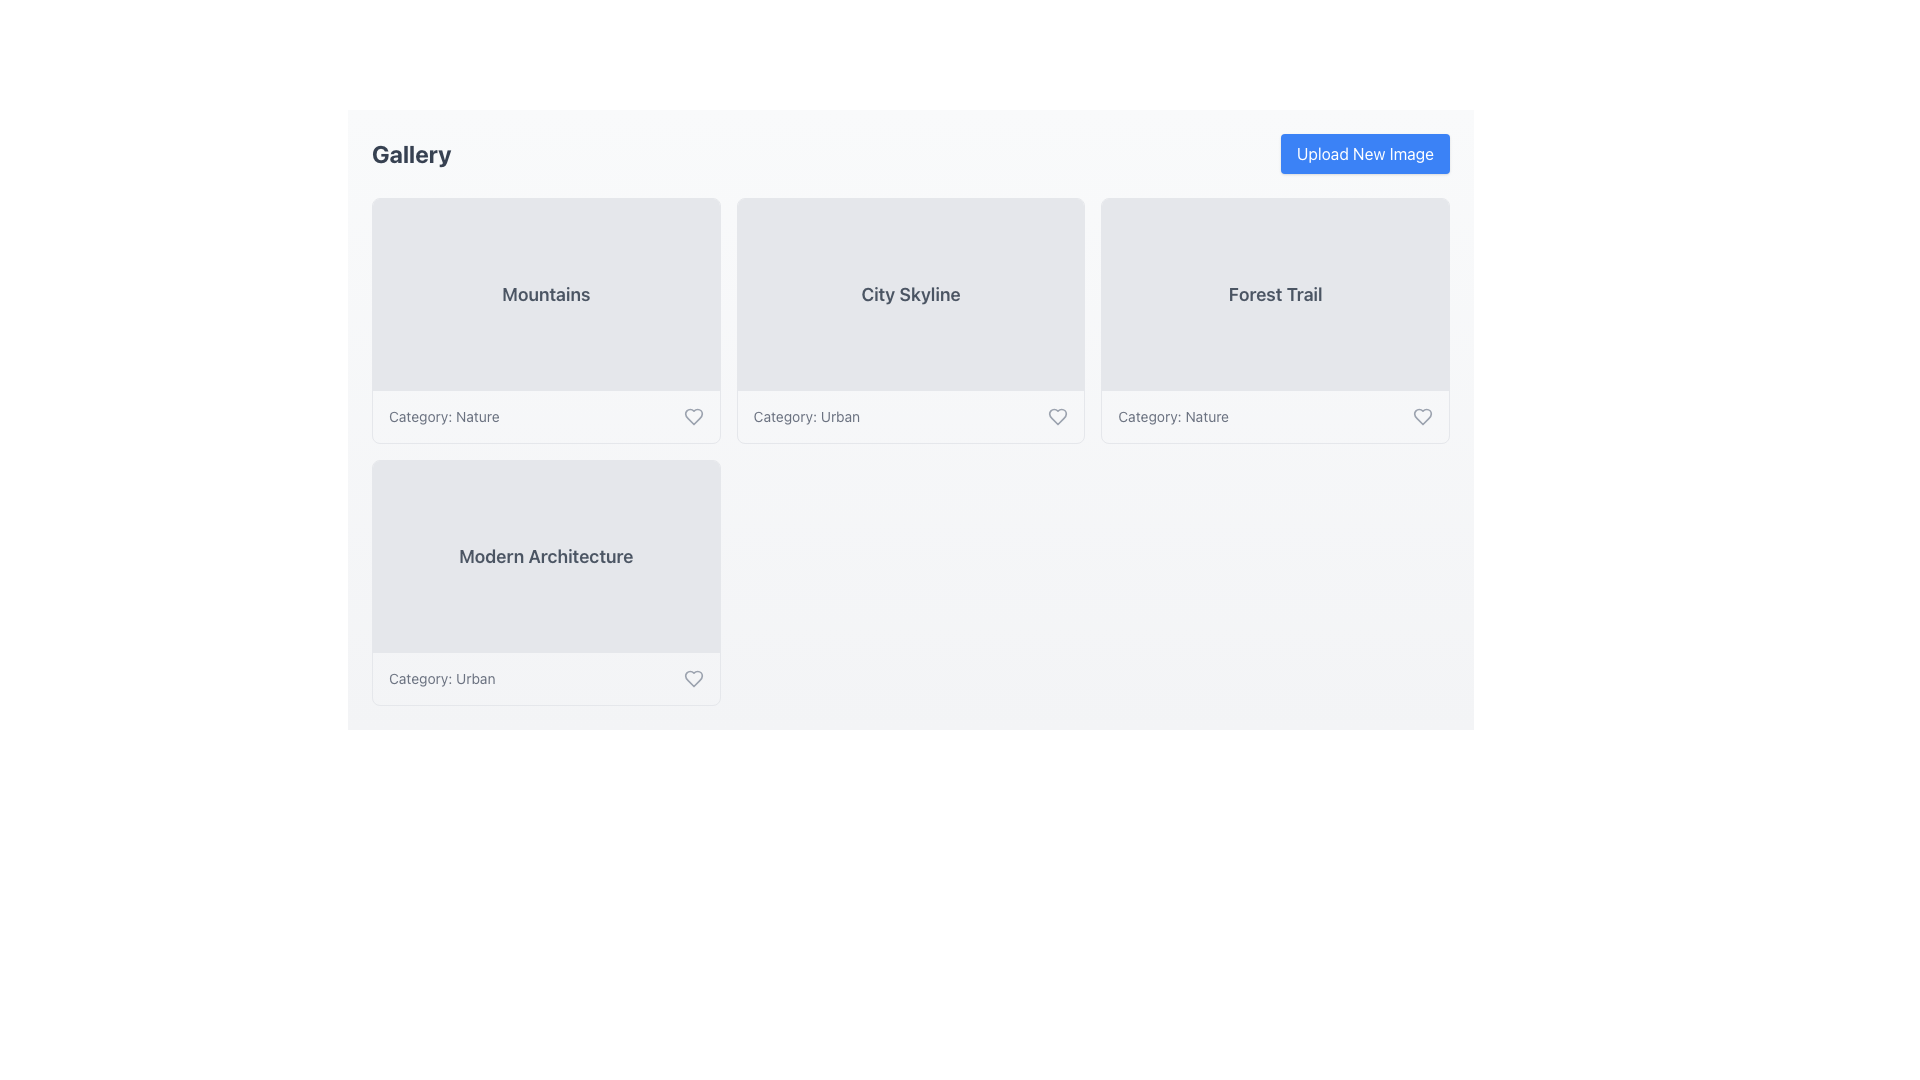 This screenshot has width=1920, height=1080. I want to click on the prominent 'Gallery' static text label, which is styled in bold and dark gray, located in the upper-left corner of the interface within the header section, so click(410, 153).